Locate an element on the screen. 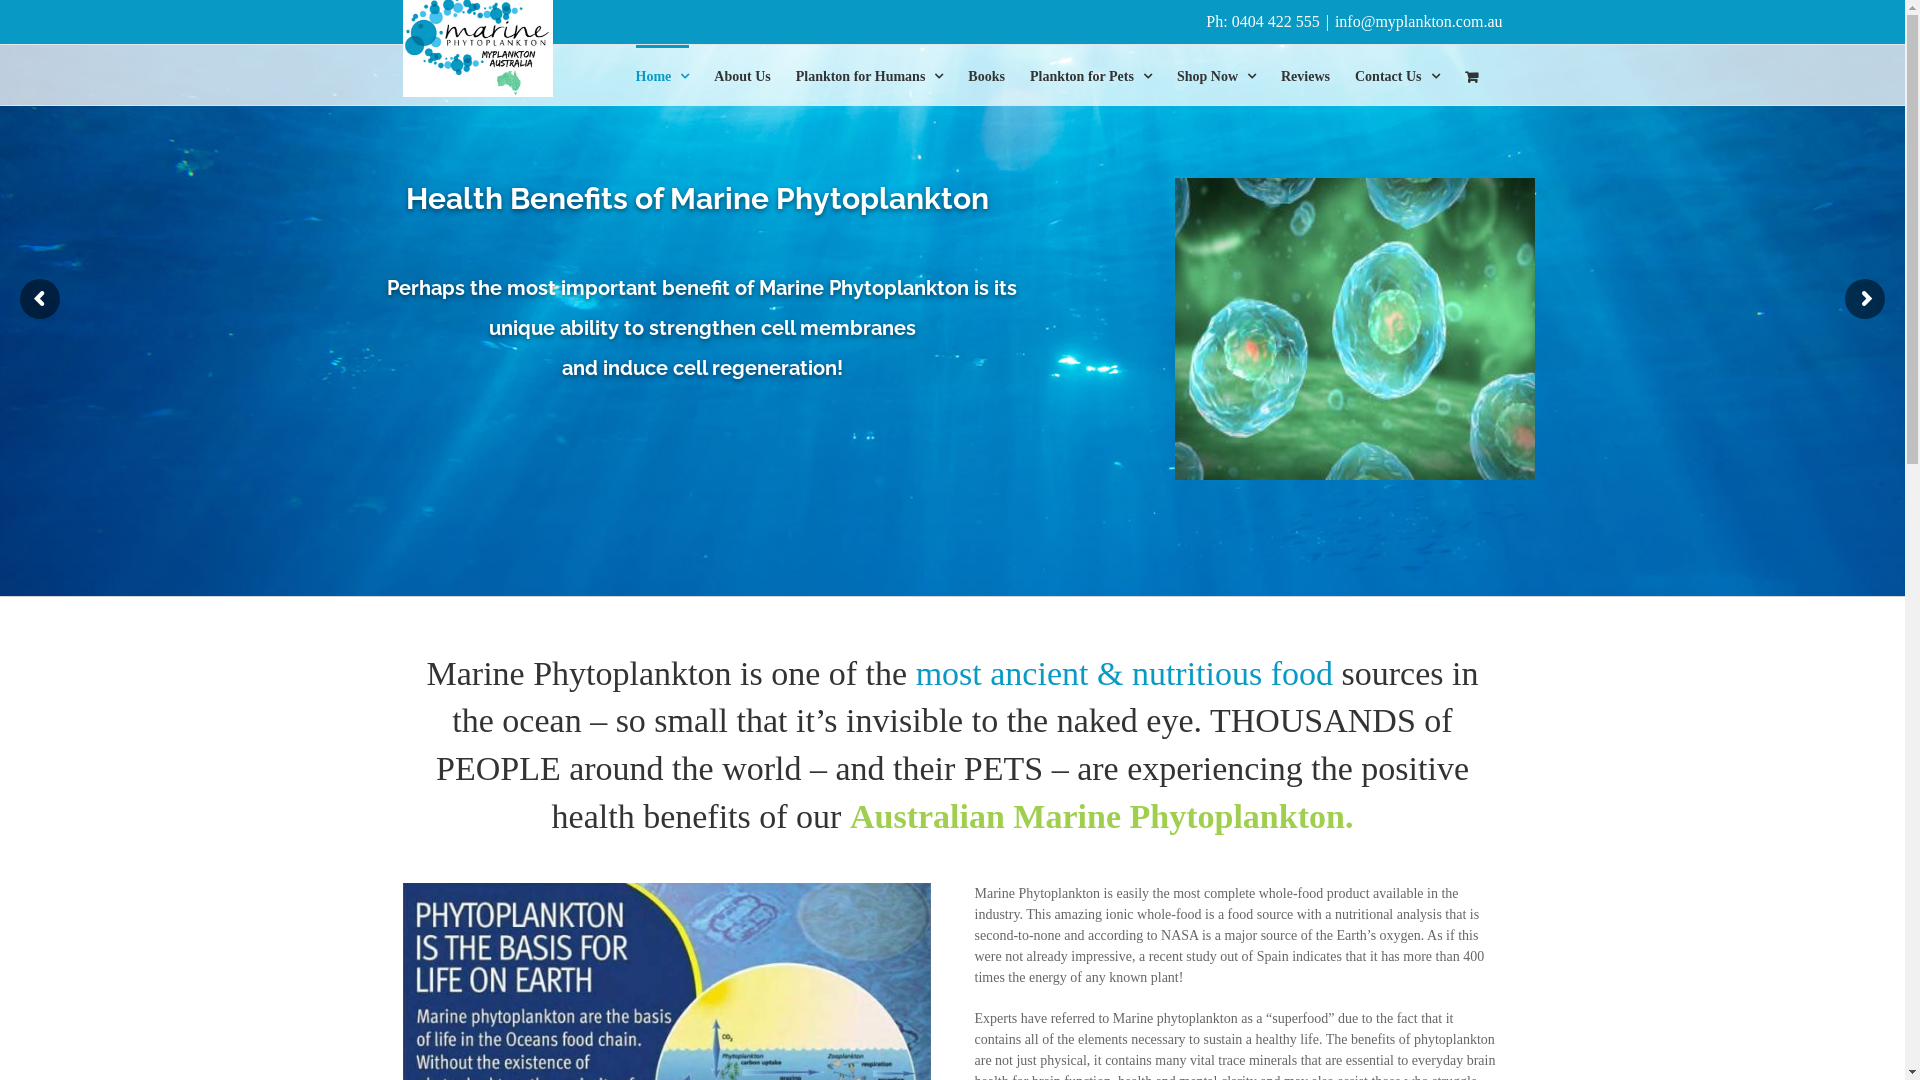 This screenshot has width=1920, height=1080. 'Reviews' is located at coordinates (1281, 73).